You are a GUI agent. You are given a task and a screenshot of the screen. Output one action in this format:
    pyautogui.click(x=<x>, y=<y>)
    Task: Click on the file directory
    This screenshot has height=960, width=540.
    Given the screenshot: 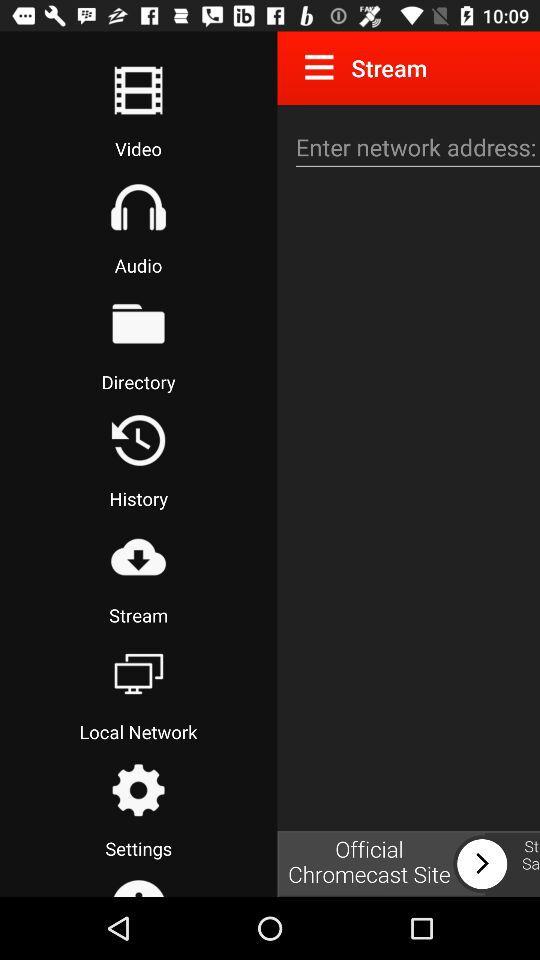 What is the action you would take?
    pyautogui.click(x=137, y=323)
    